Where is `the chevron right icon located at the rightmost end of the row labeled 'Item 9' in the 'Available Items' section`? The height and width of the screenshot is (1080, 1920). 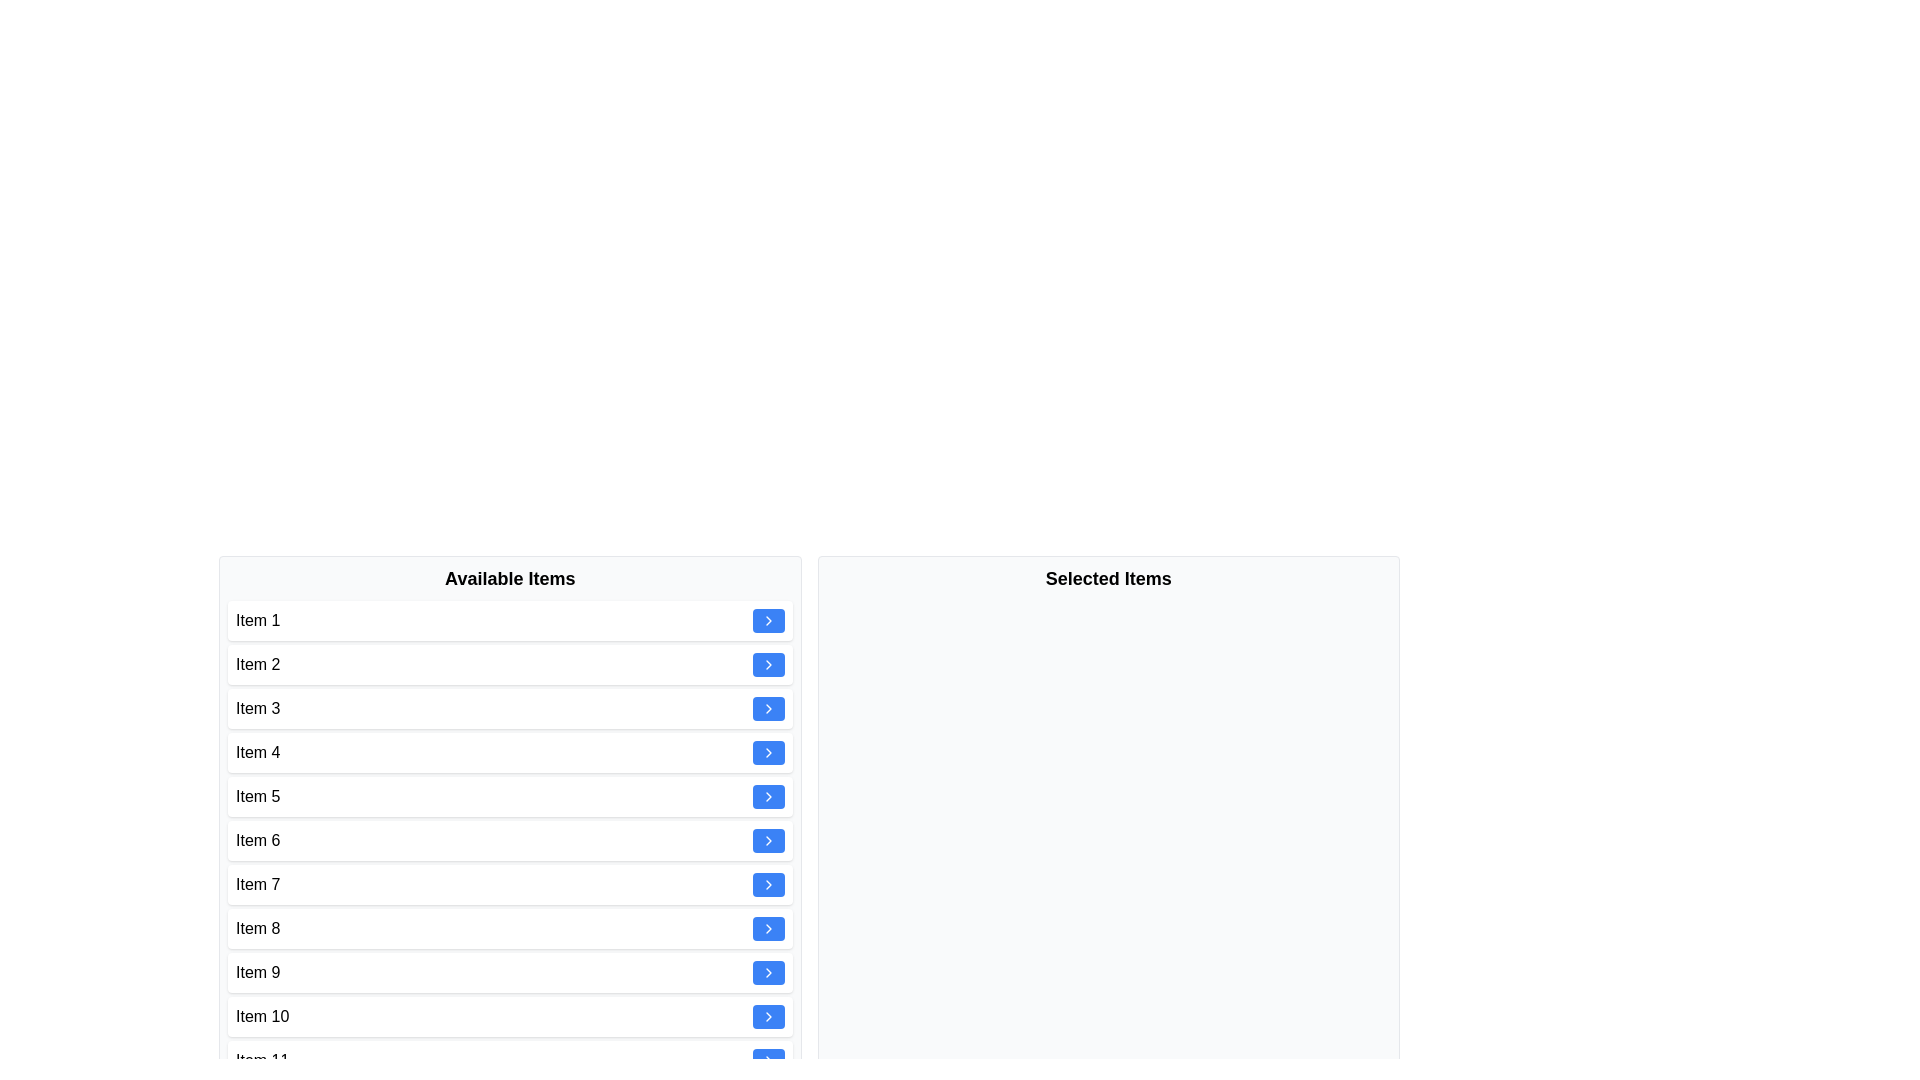
the chevron right icon located at the rightmost end of the row labeled 'Item 9' in the 'Available Items' section is located at coordinates (767, 971).